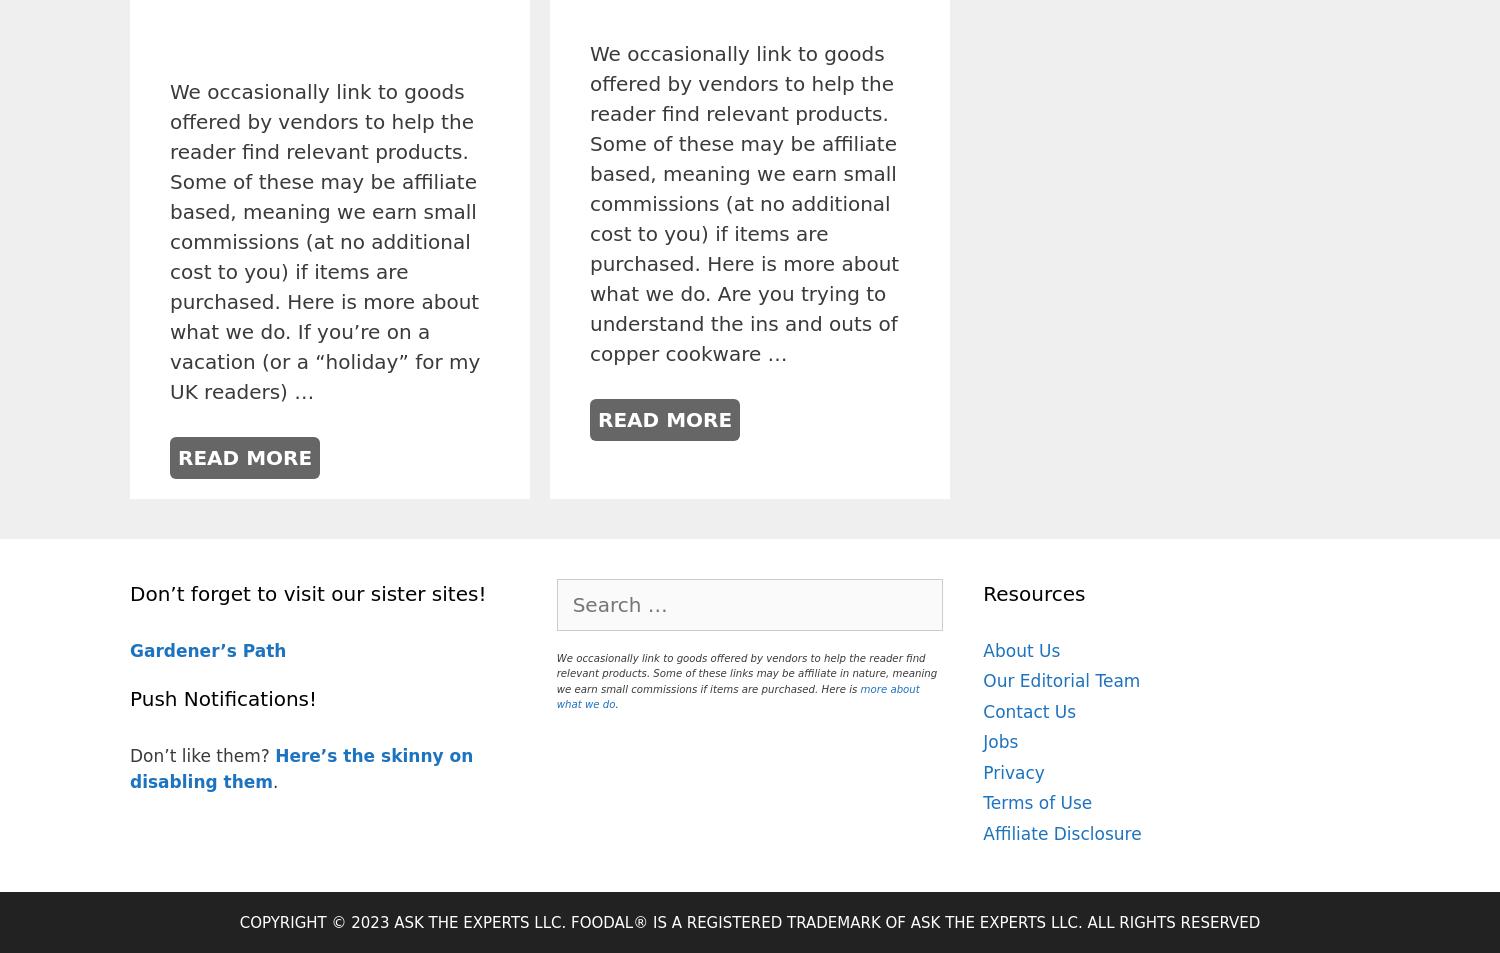 This screenshot has width=1500, height=953. Describe the element at coordinates (1033, 592) in the screenshot. I see `'Resources'` at that location.